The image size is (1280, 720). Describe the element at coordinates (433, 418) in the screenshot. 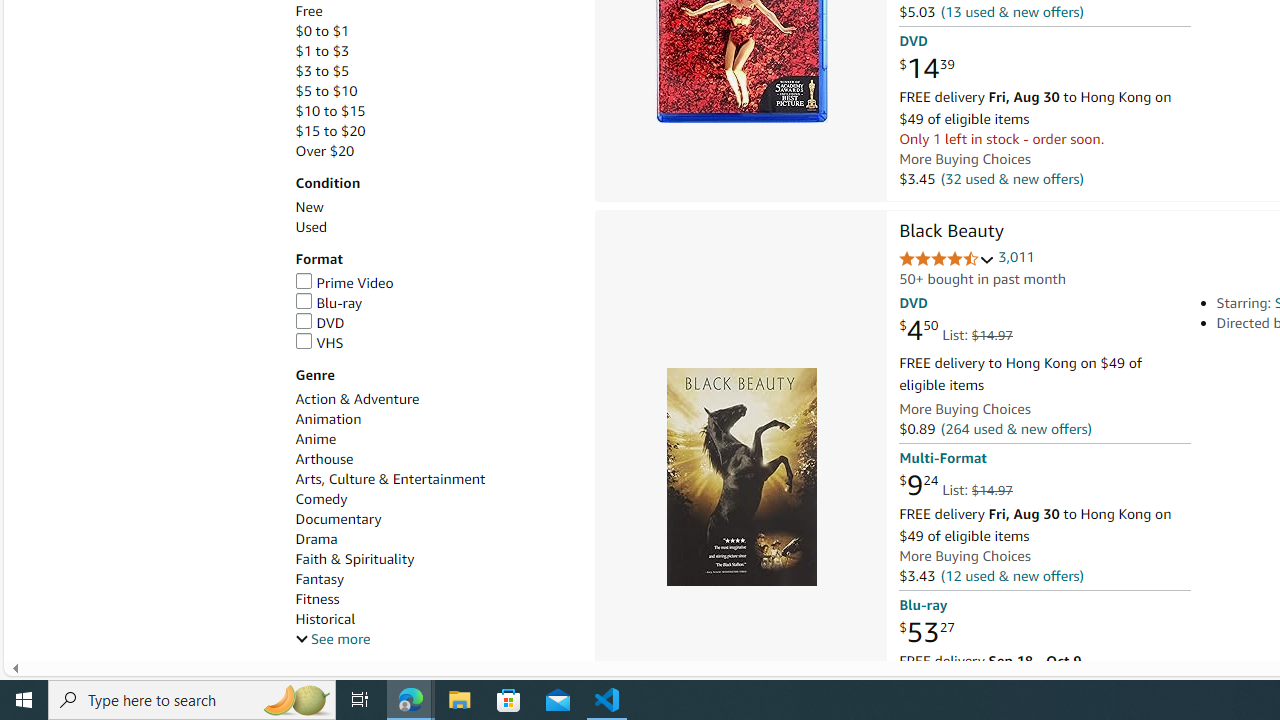

I see `'Animation'` at that location.